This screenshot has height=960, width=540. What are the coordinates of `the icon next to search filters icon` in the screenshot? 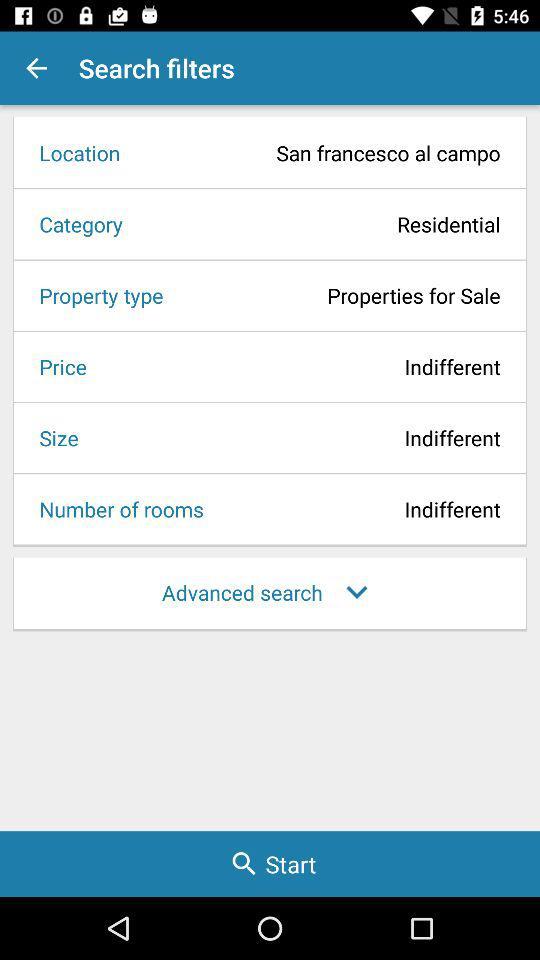 It's located at (36, 68).